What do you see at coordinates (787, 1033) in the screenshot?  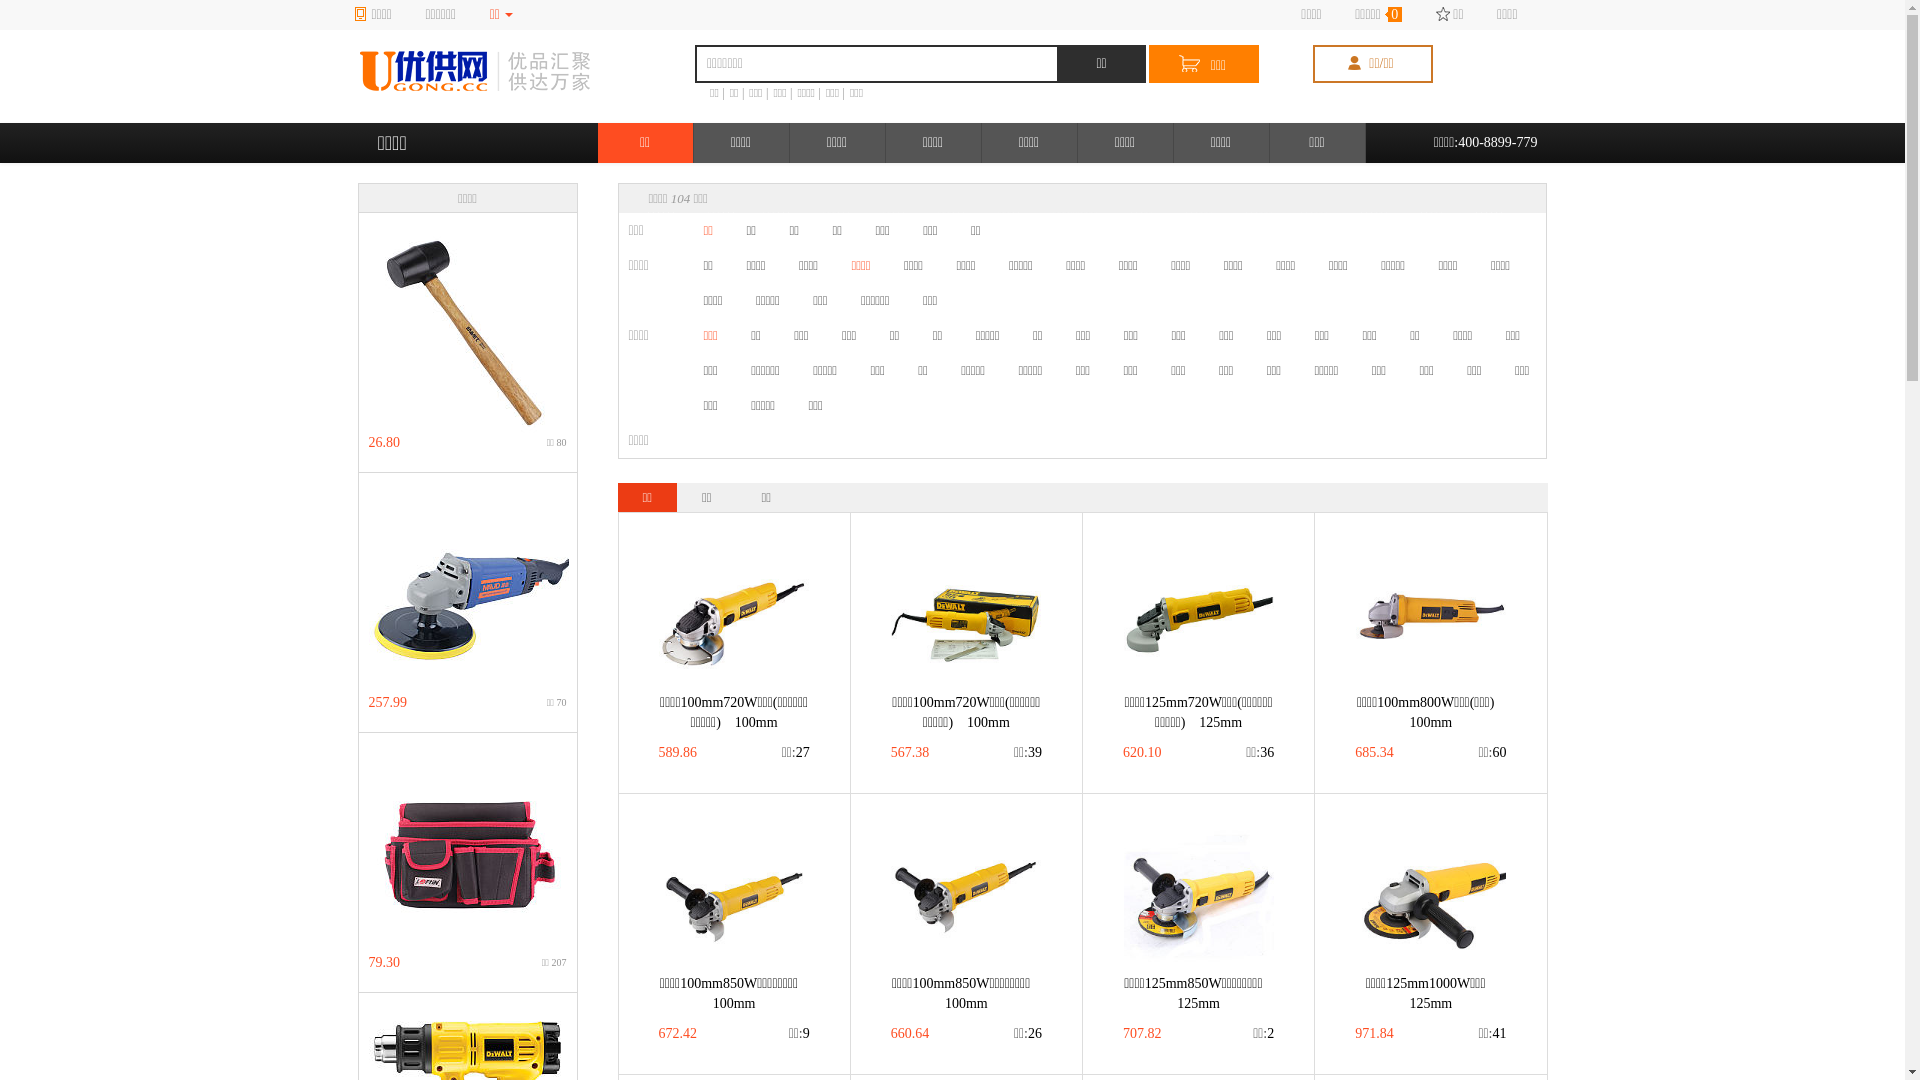 I see `'9'` at bounding box center [787, 1033].